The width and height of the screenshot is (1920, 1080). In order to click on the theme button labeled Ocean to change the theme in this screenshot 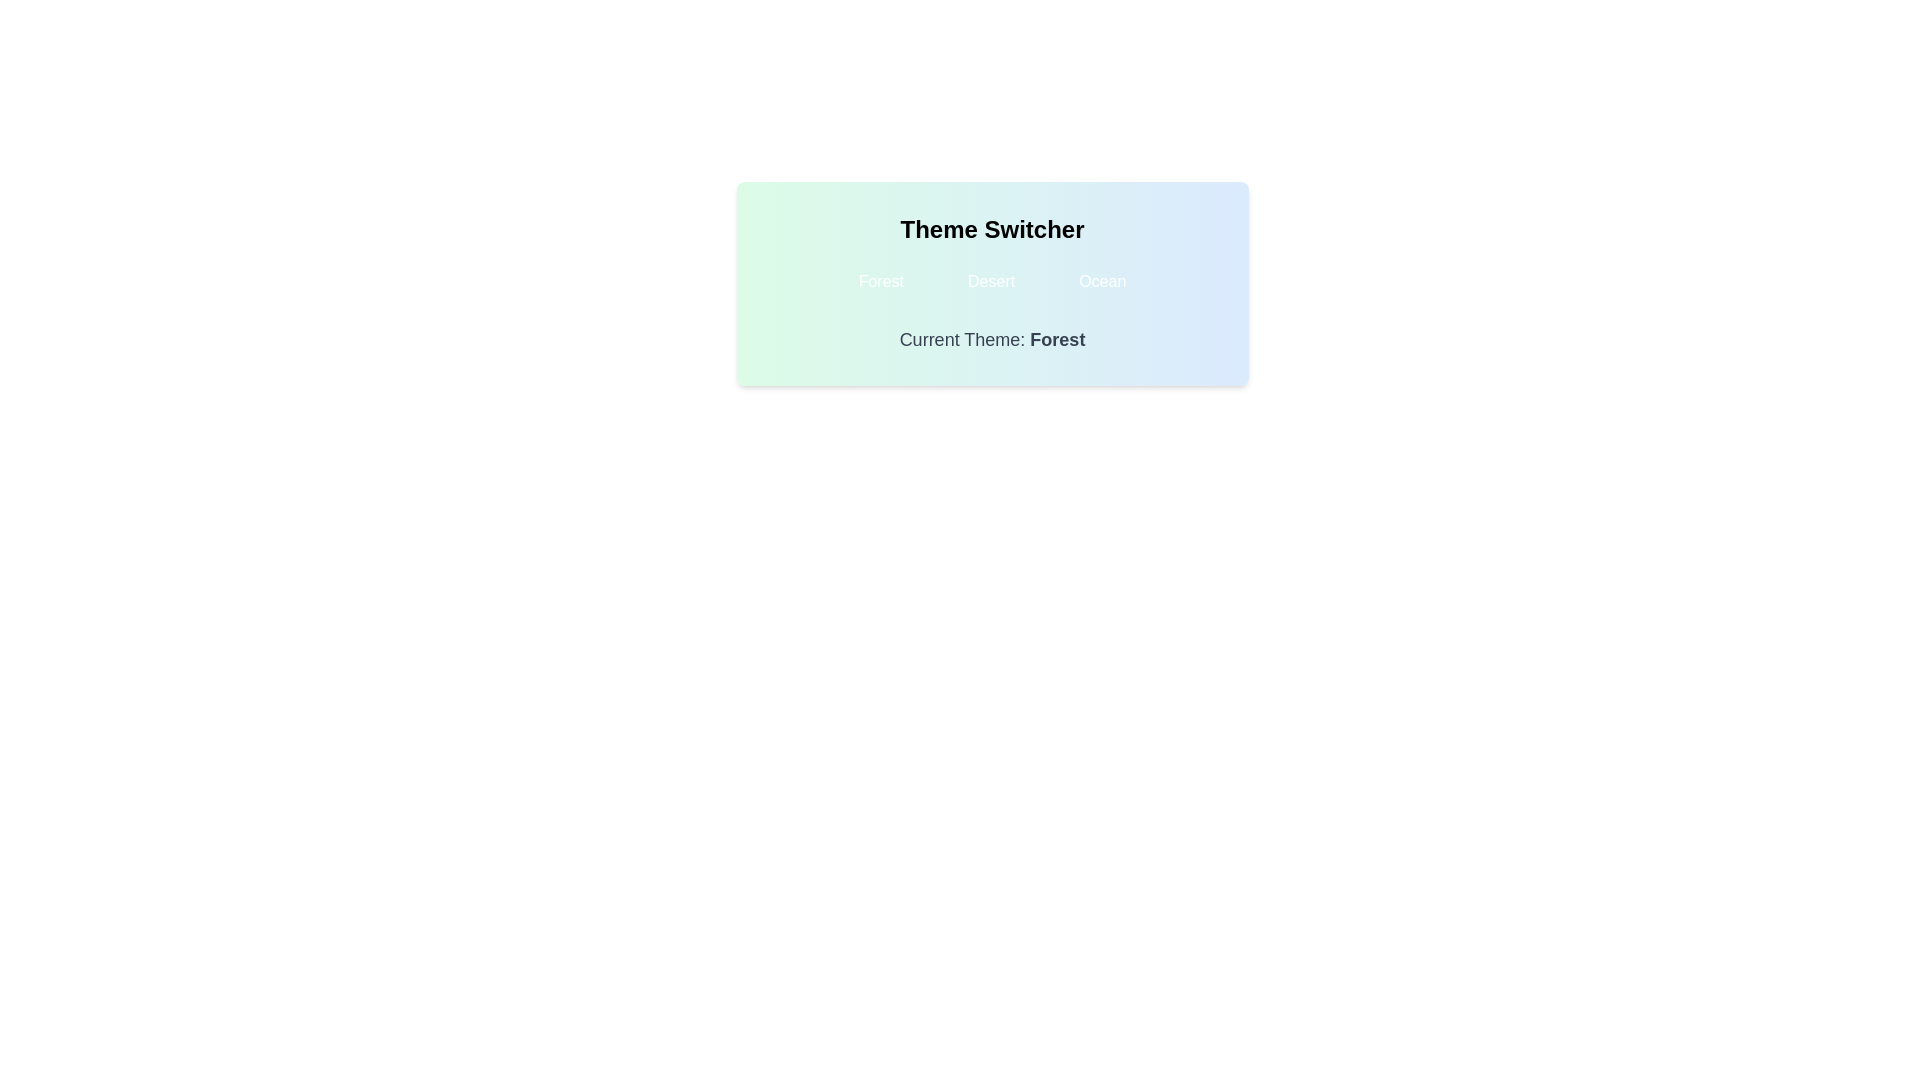, I will do `click(1101, 281)`.